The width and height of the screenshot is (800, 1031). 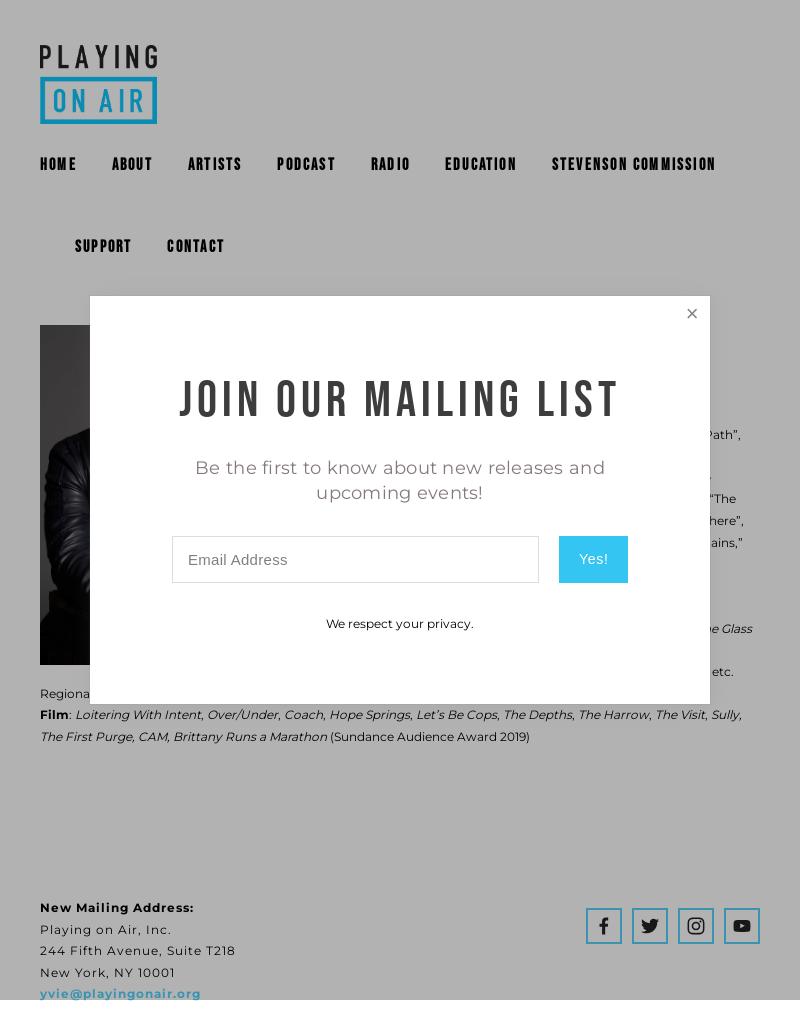 I want to click on 'When We Were Young and Unafraid', so click(x=497, y=594).